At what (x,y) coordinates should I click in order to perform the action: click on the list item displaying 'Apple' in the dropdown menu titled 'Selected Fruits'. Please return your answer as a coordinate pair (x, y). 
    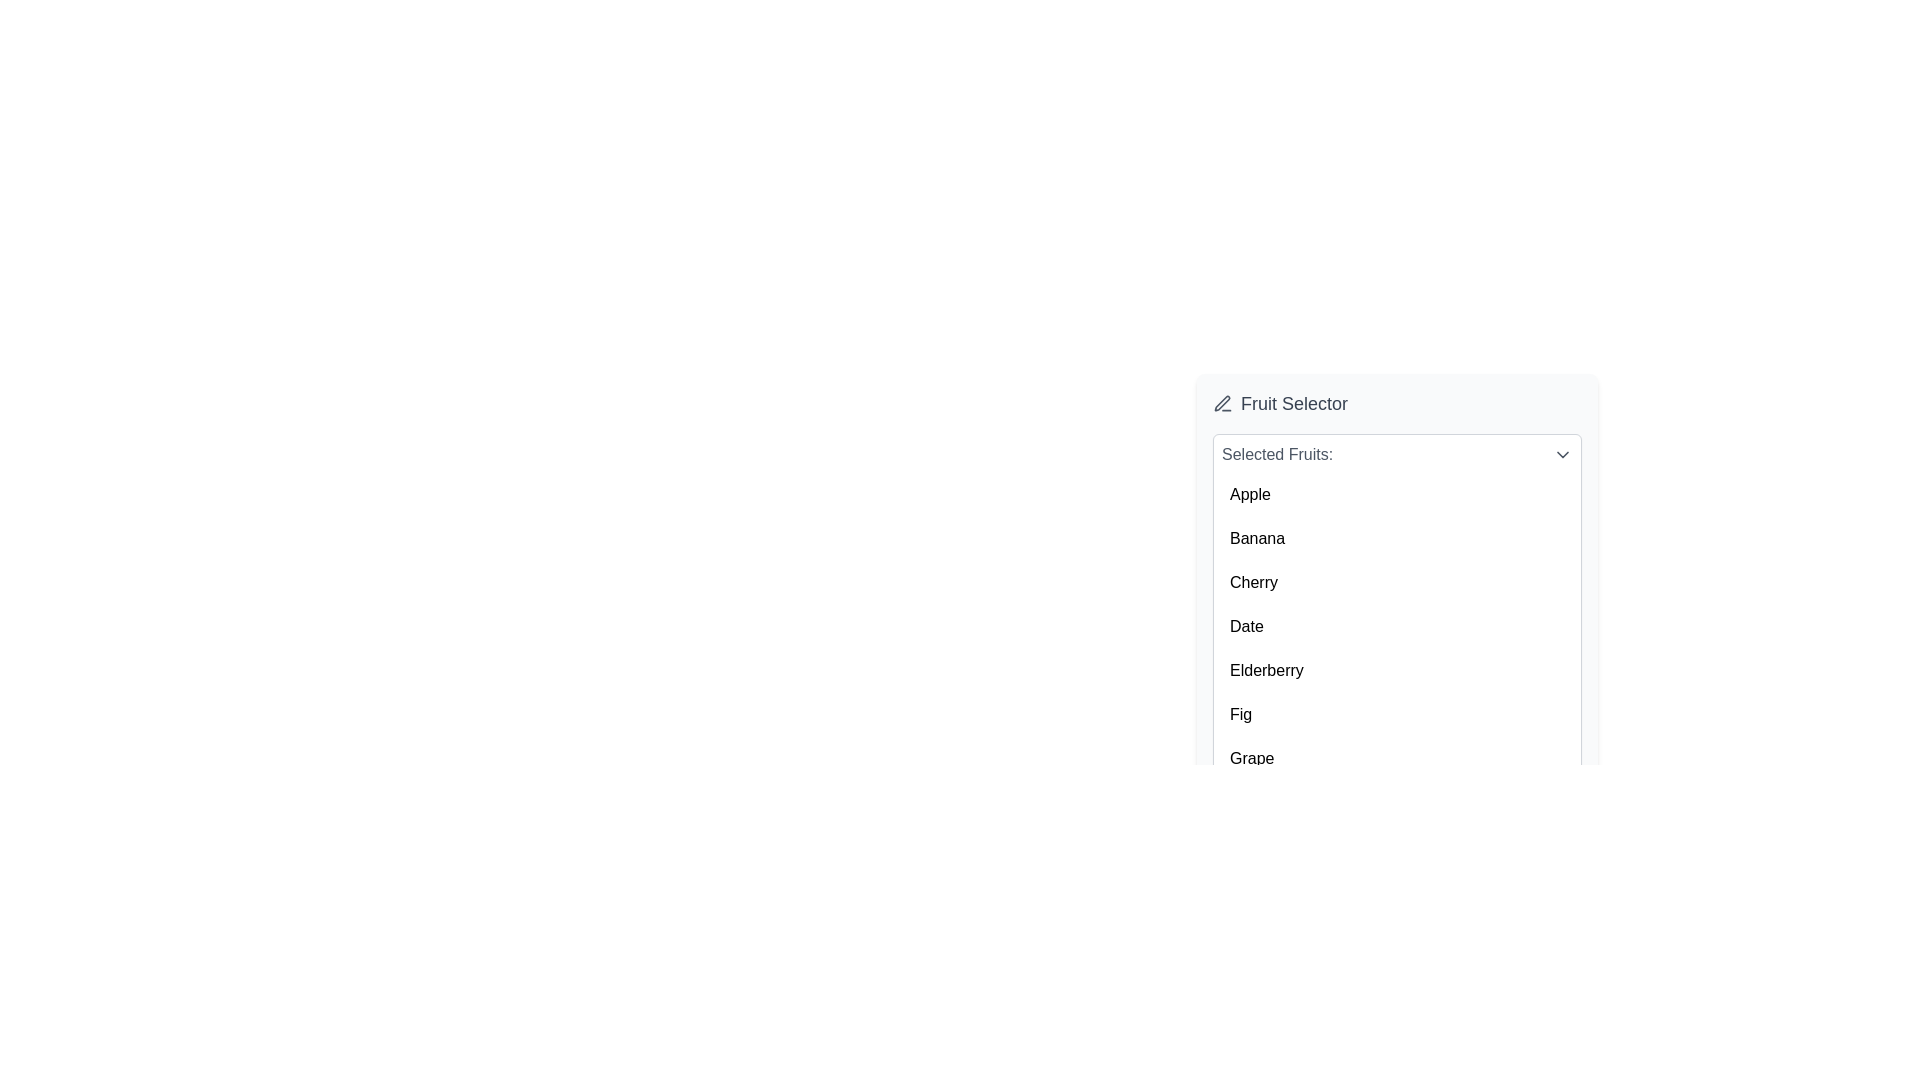
    Looking at the image, I should click on (1396, 494).